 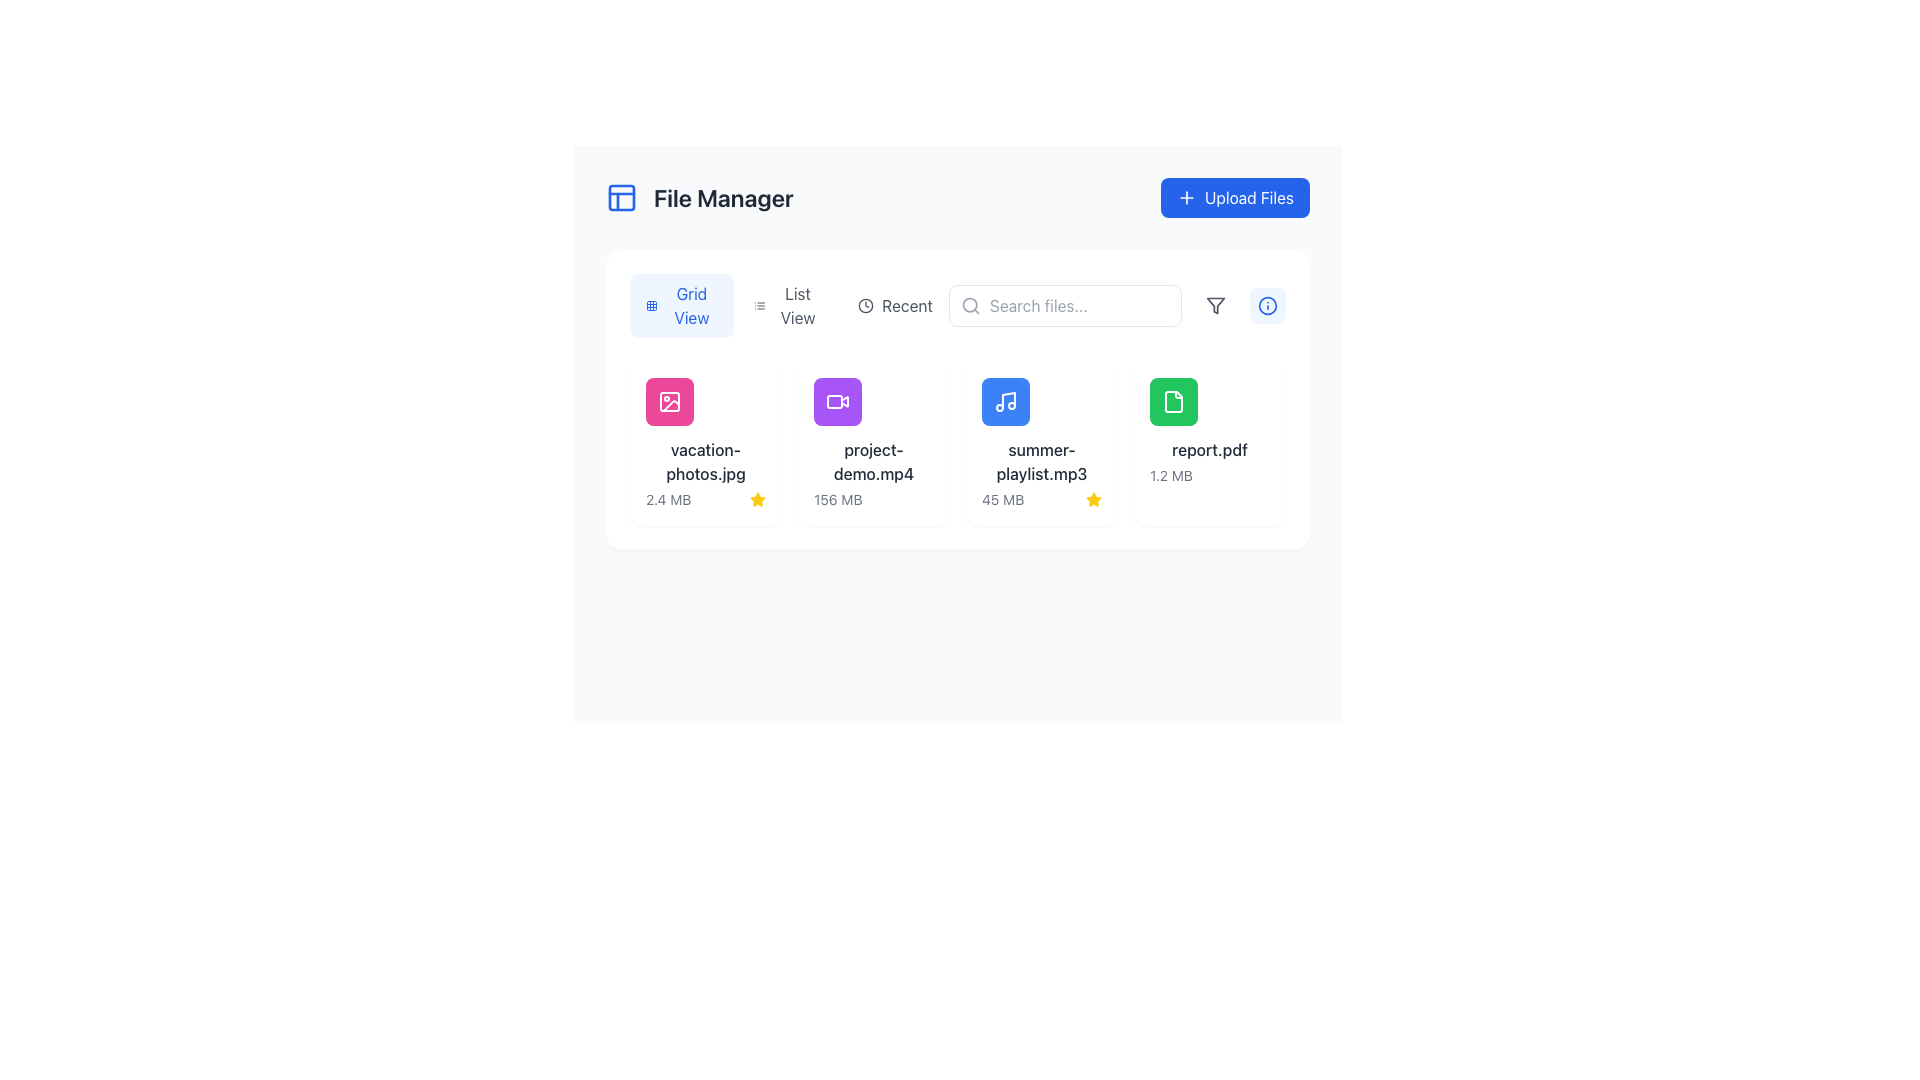 What do you see at coordinates (670, 401) in the screenshot?
I see `the icon representing the image file 'vacation-photos.jpg' located at the top-left position of the first document card in the grid view of the file manager interface` at bounding box center [670, 401].